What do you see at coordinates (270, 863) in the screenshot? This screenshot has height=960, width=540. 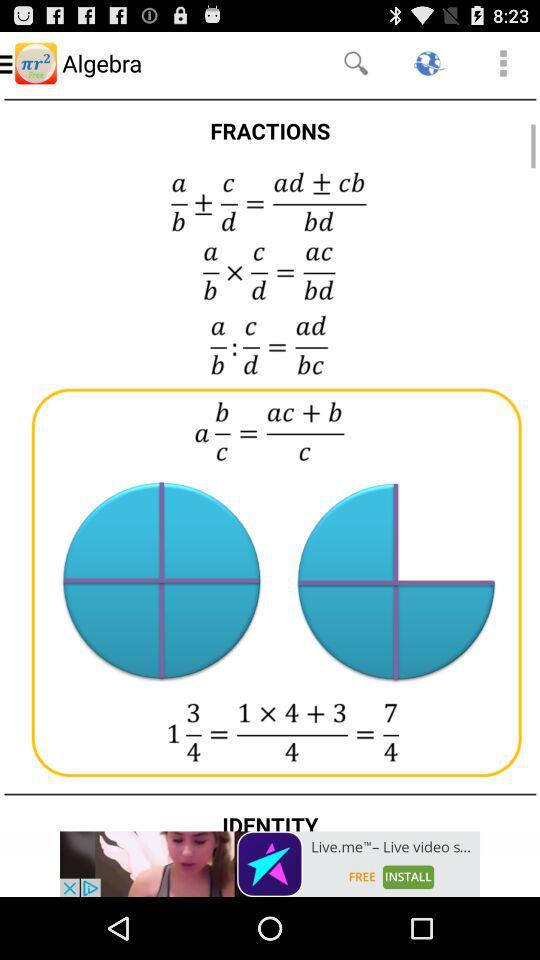 I see `click advertisement banner to install live.me app` at bounding box center [270, 863].